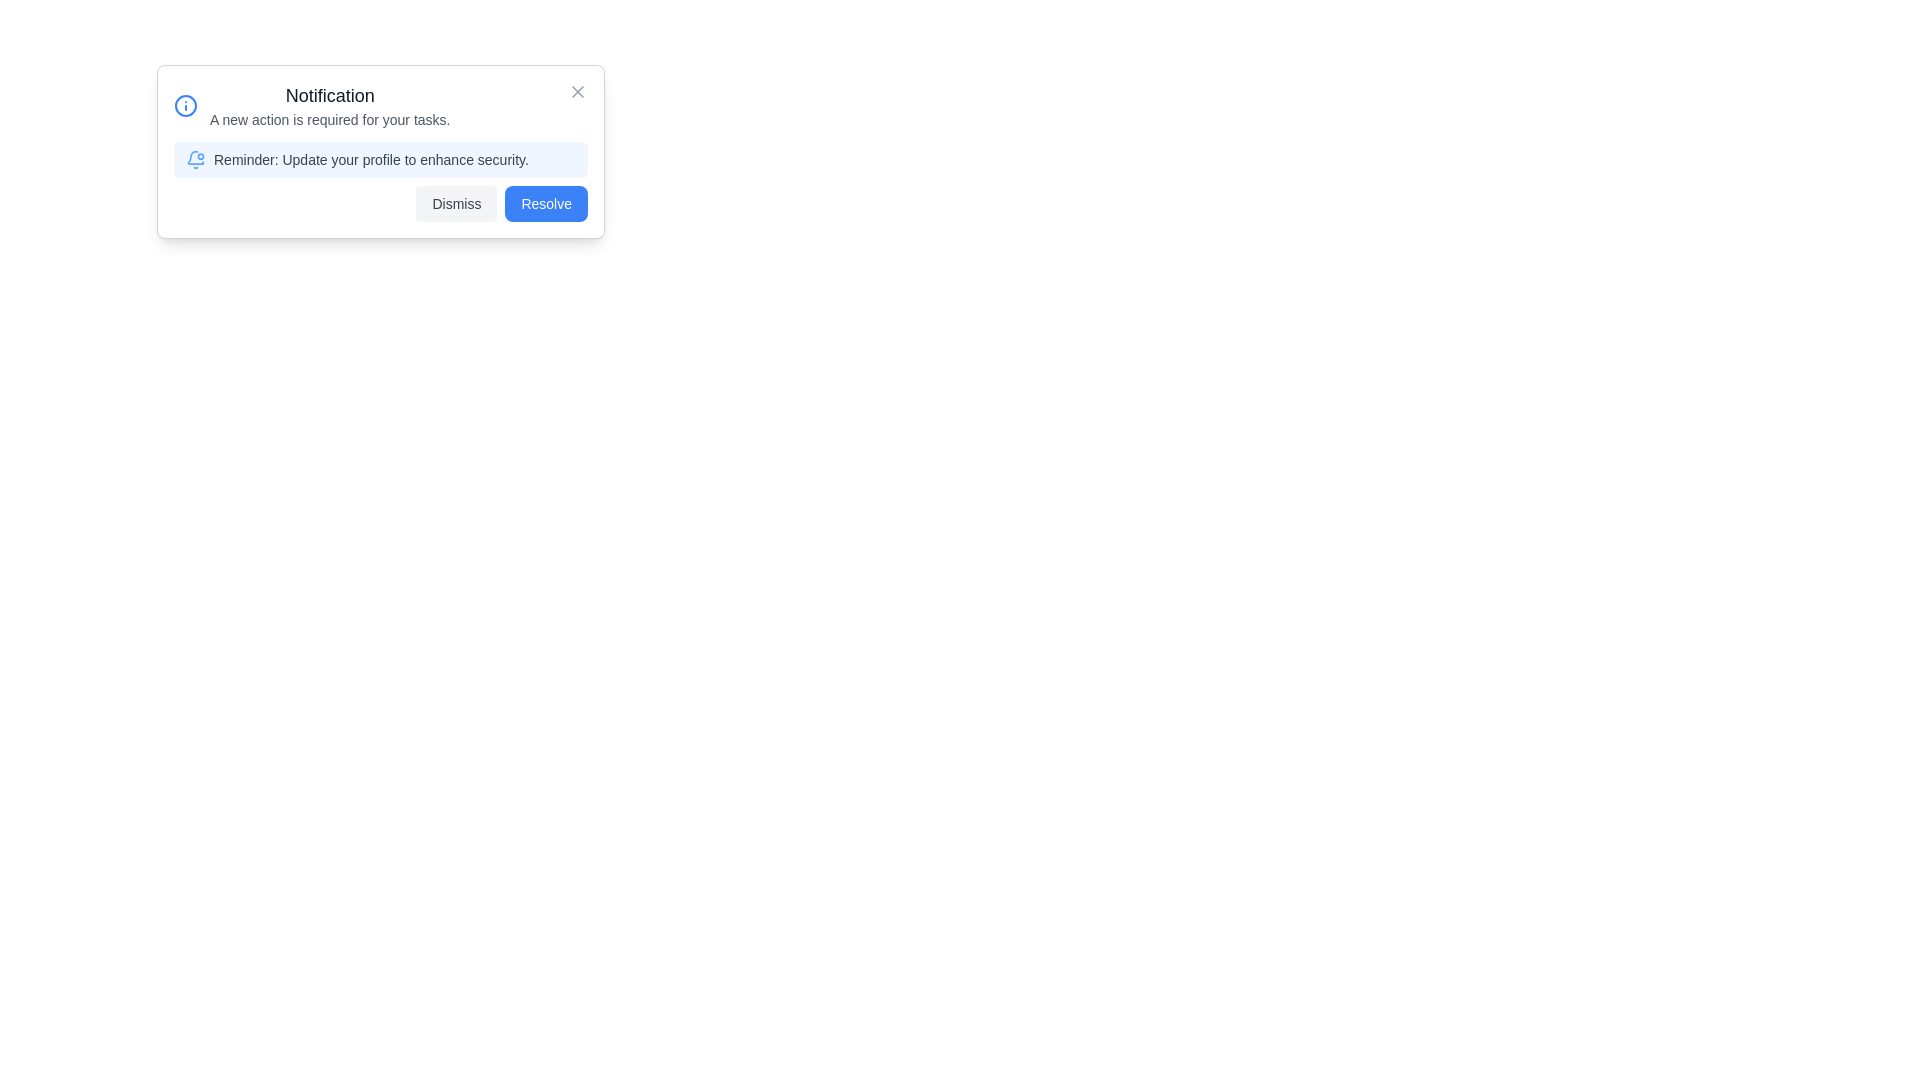 The width and height of the screenshot is (1920, 1080). Describe the element at coordinates (576, 92) in the screenshot. I see `the close button represented by an 'X' icon in light gray` at that location.